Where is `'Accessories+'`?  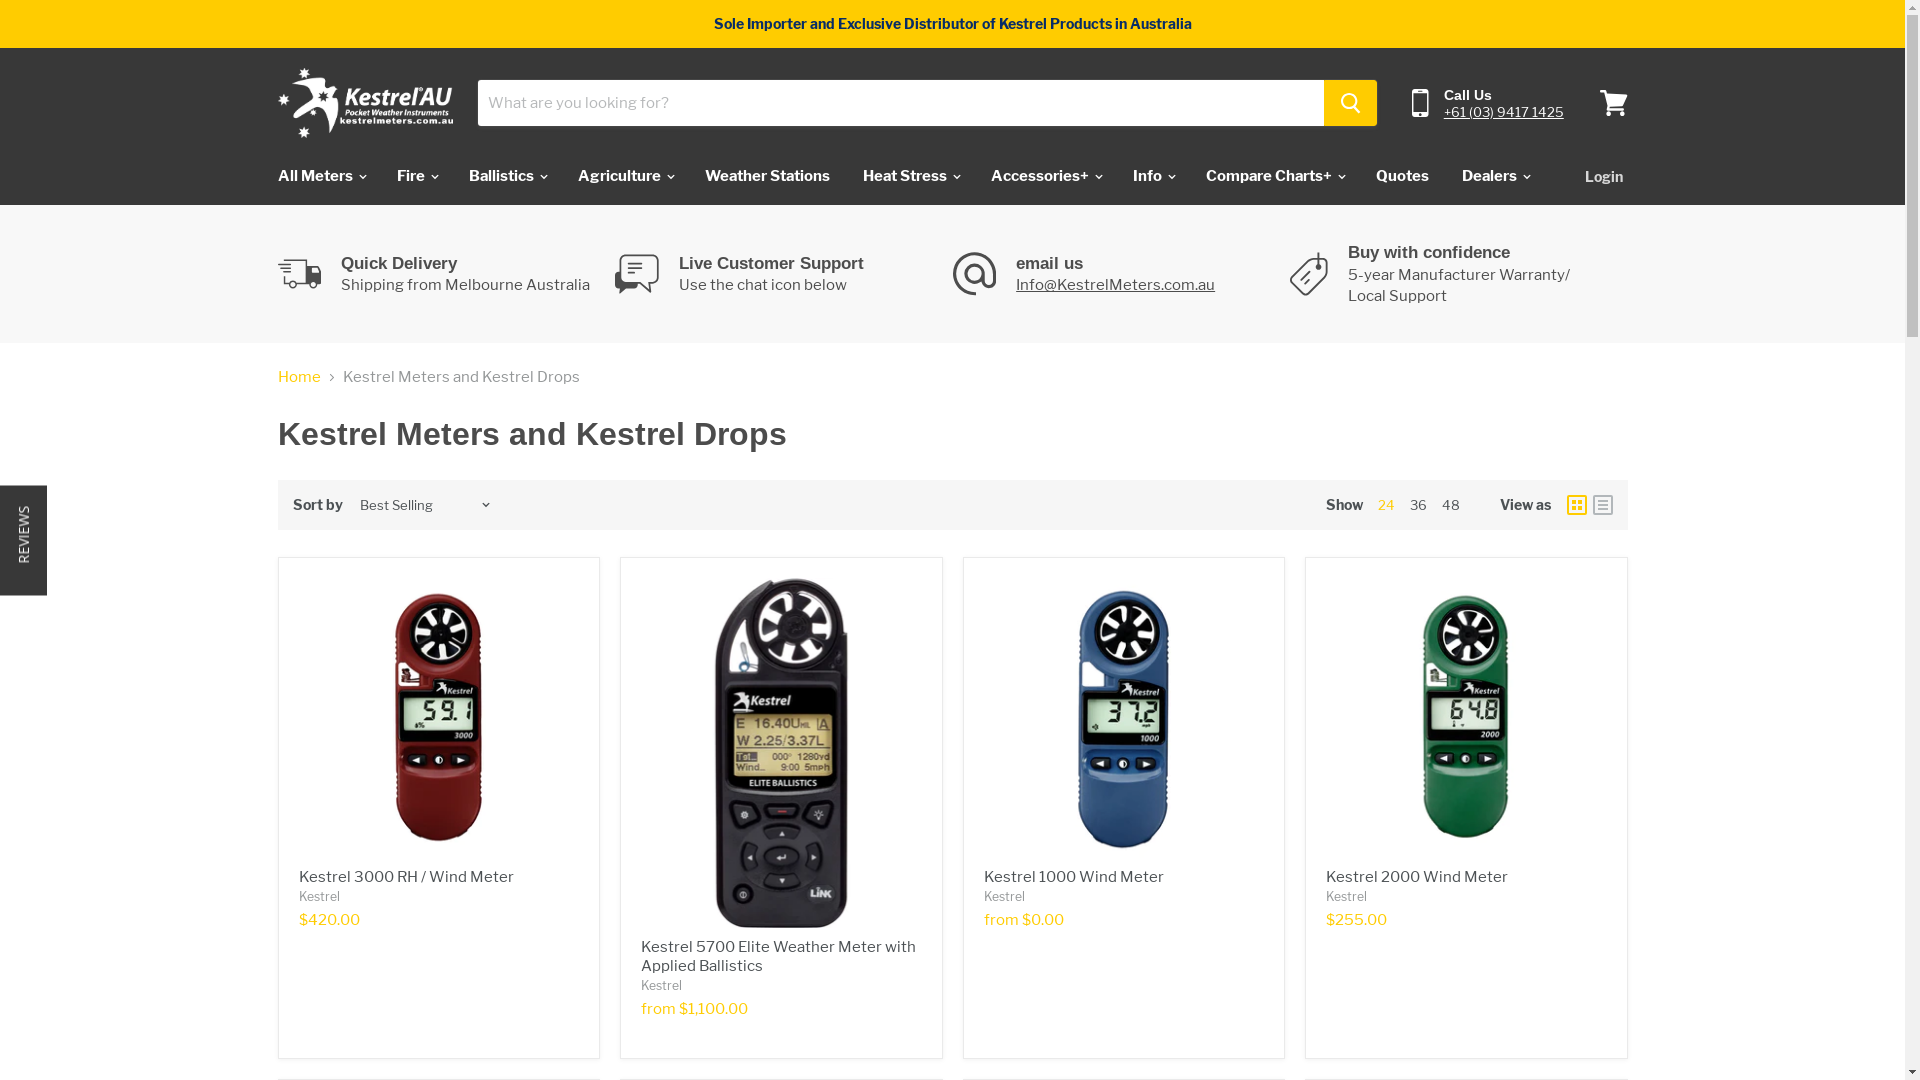
'Accessories+' is located at coordinates (1044, 175).